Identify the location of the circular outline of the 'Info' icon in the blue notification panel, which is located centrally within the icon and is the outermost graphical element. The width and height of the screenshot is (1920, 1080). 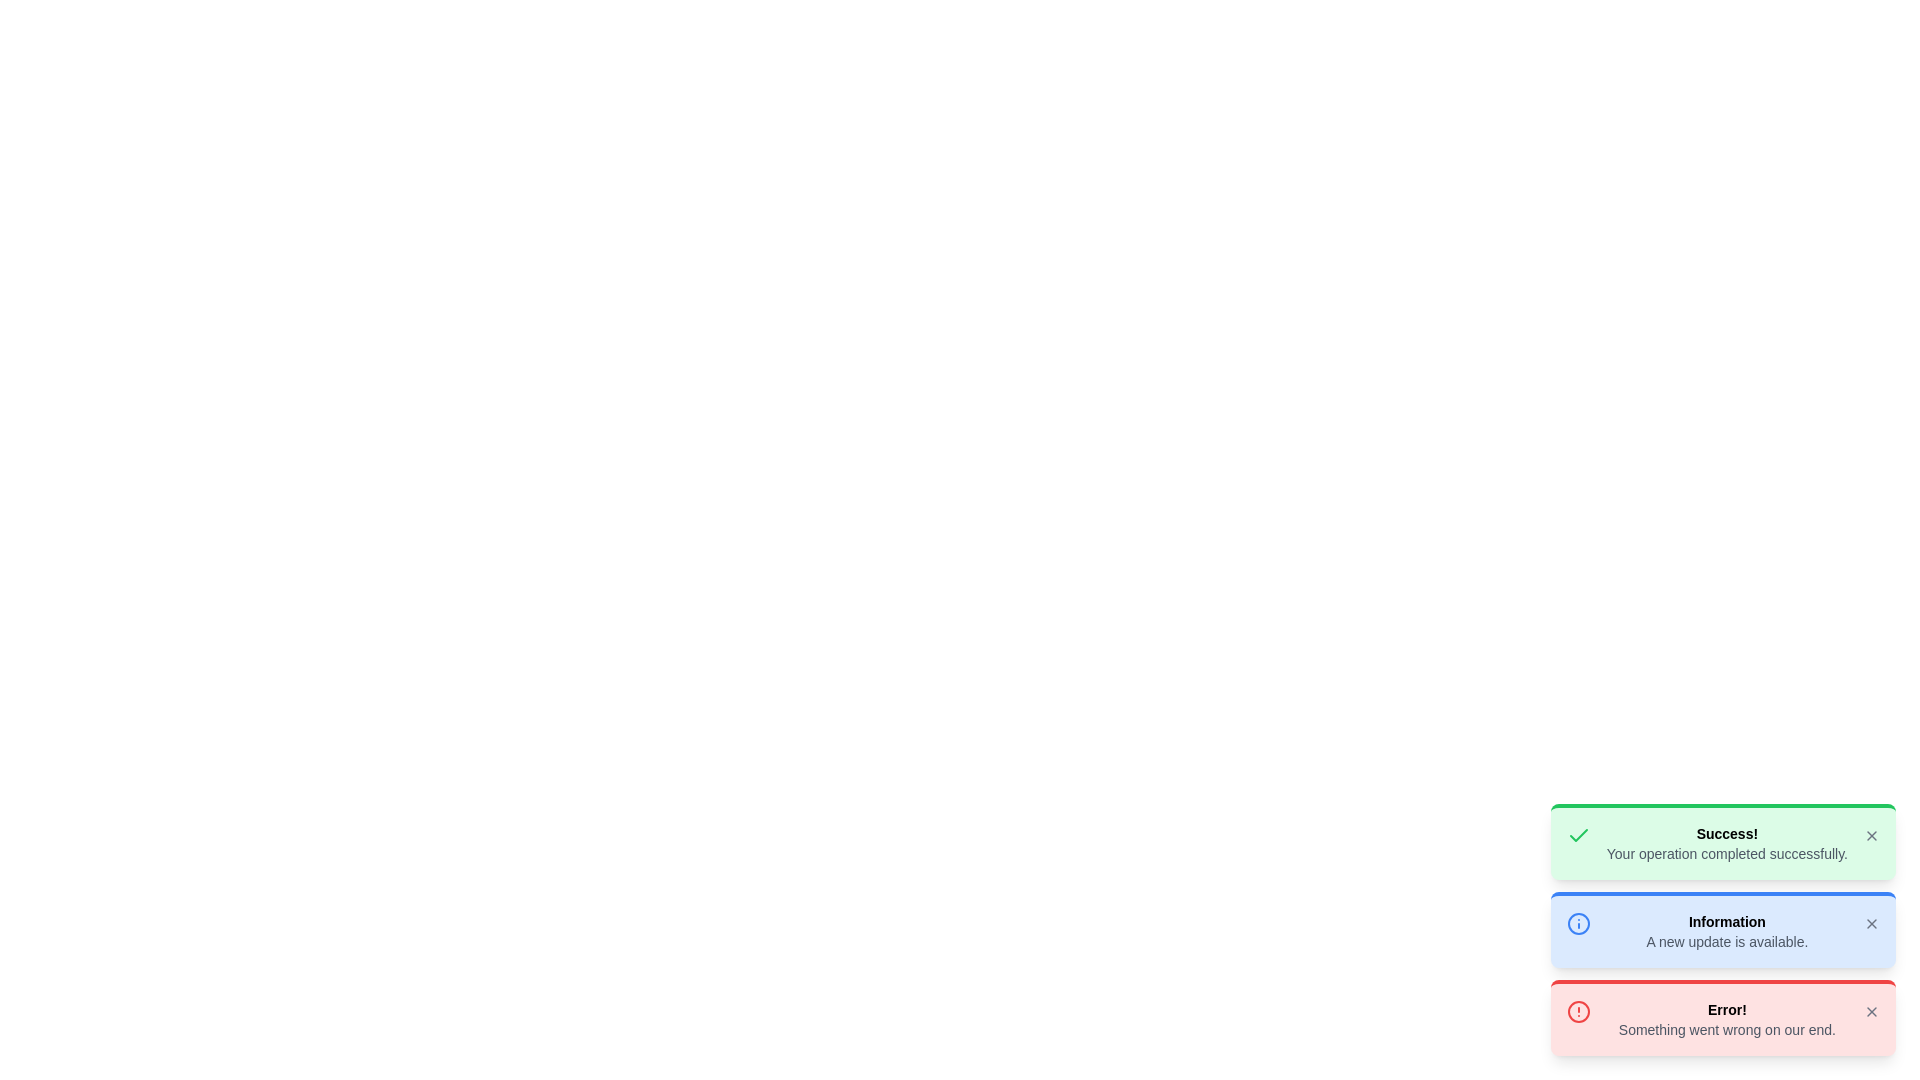
(1577, 924).